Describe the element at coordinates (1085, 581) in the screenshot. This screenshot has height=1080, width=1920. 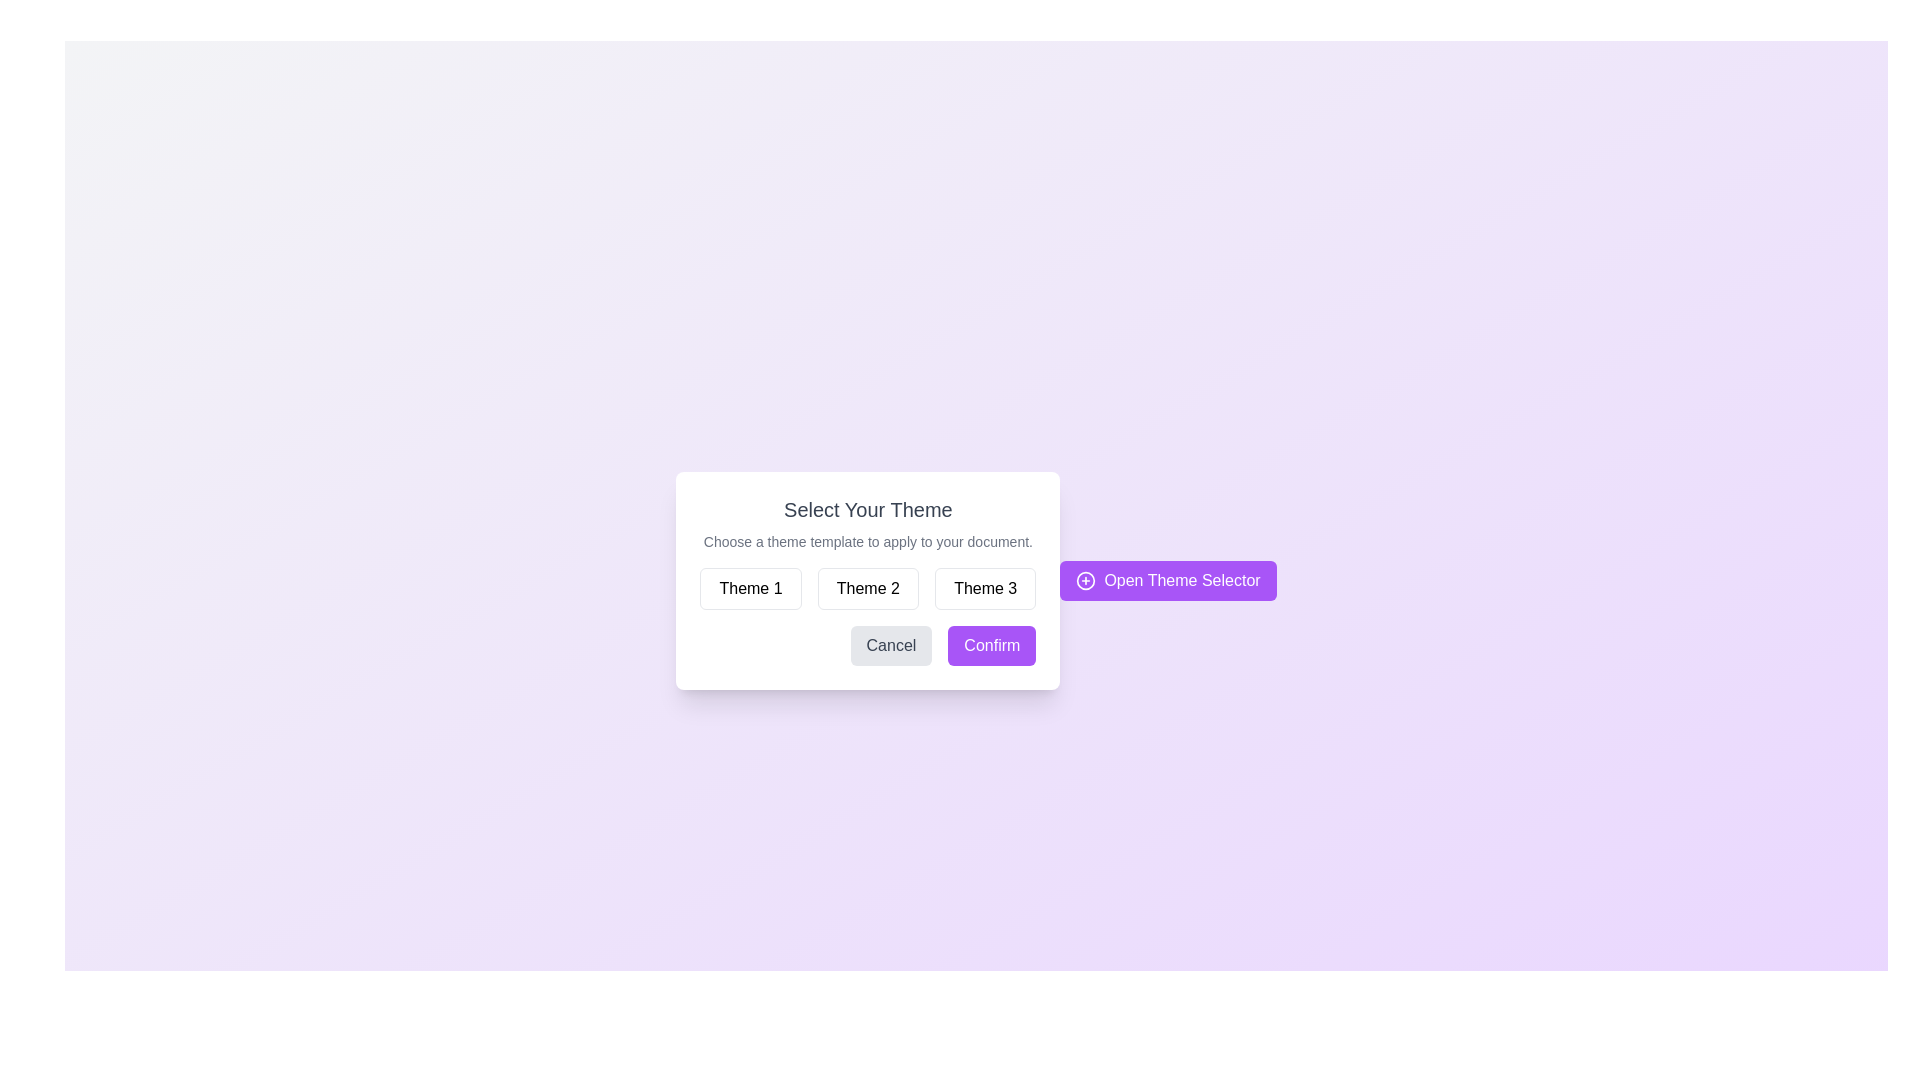
I see `the circular icon with a plus sign located on the left side of the 'Open Theme Selector' button` at that location.